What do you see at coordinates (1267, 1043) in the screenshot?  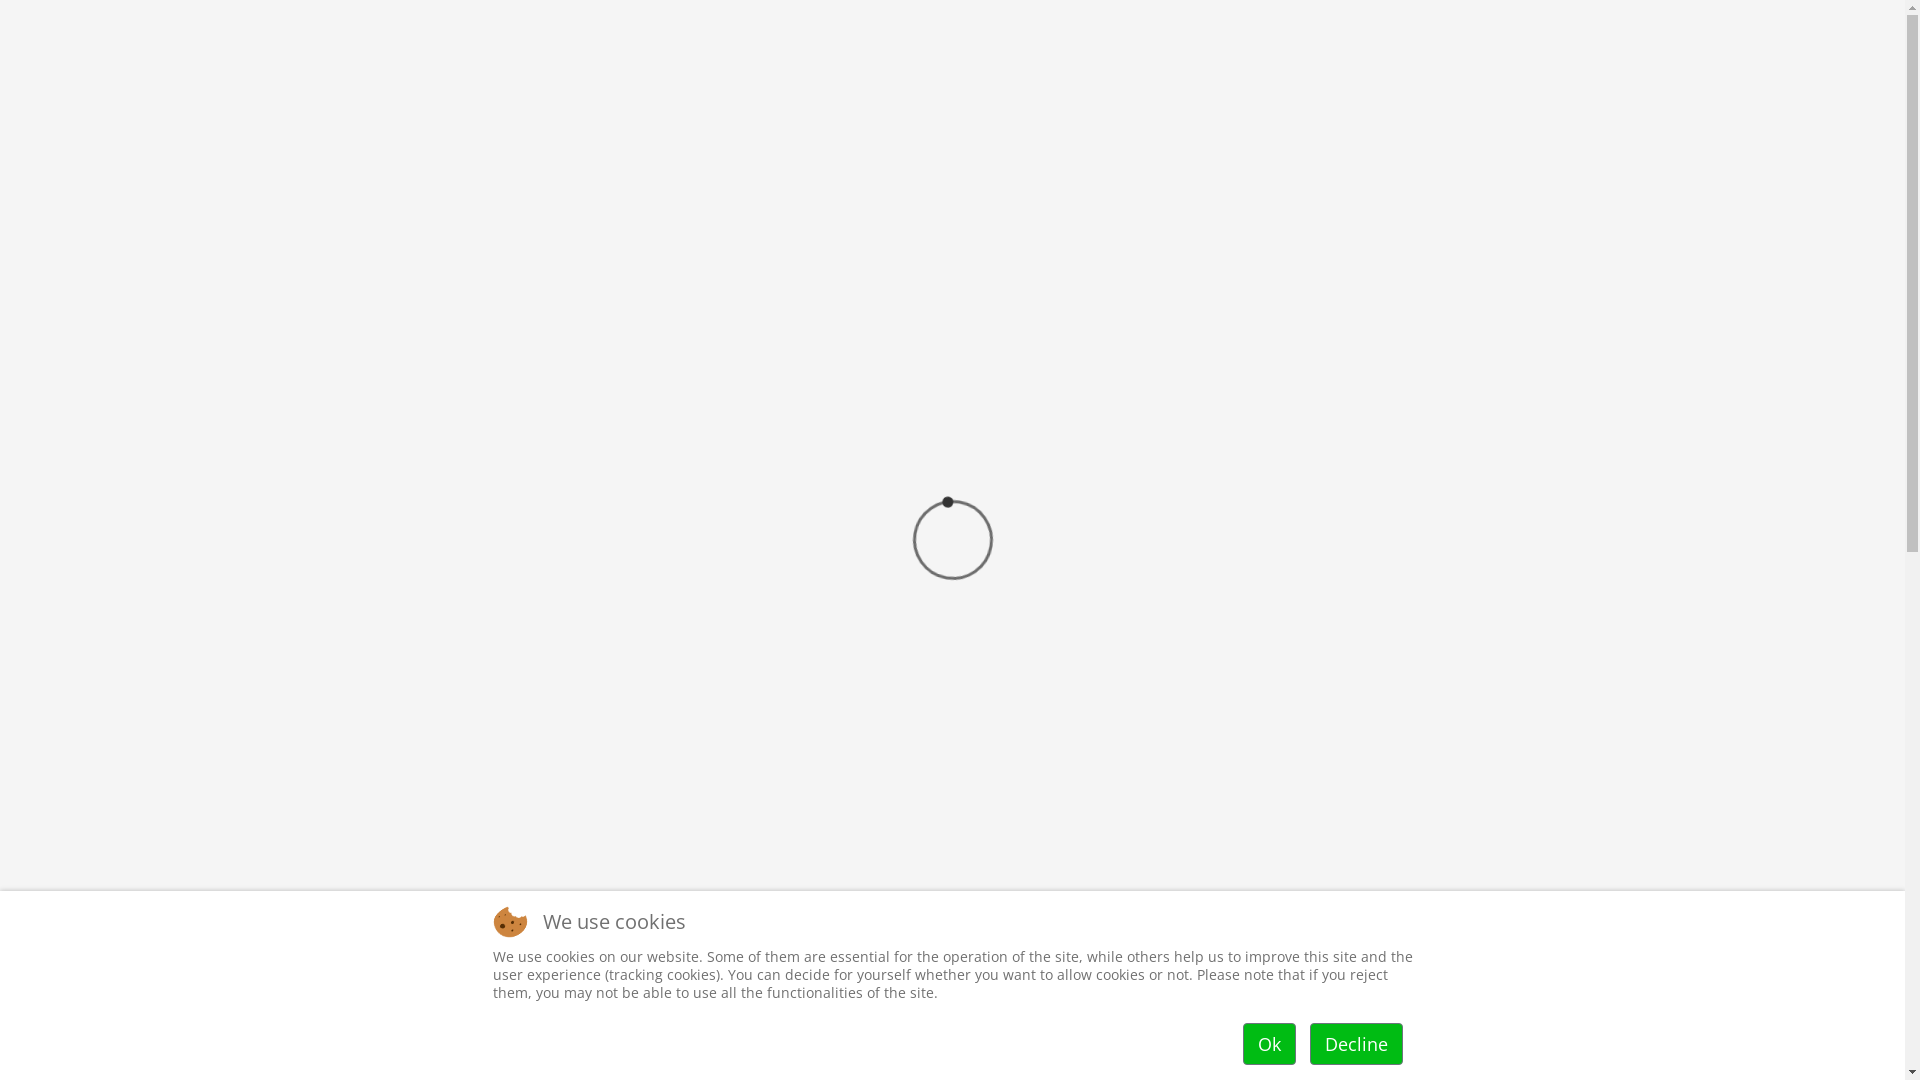 I see `'Ok'` at bounding box center [1267, 1043].